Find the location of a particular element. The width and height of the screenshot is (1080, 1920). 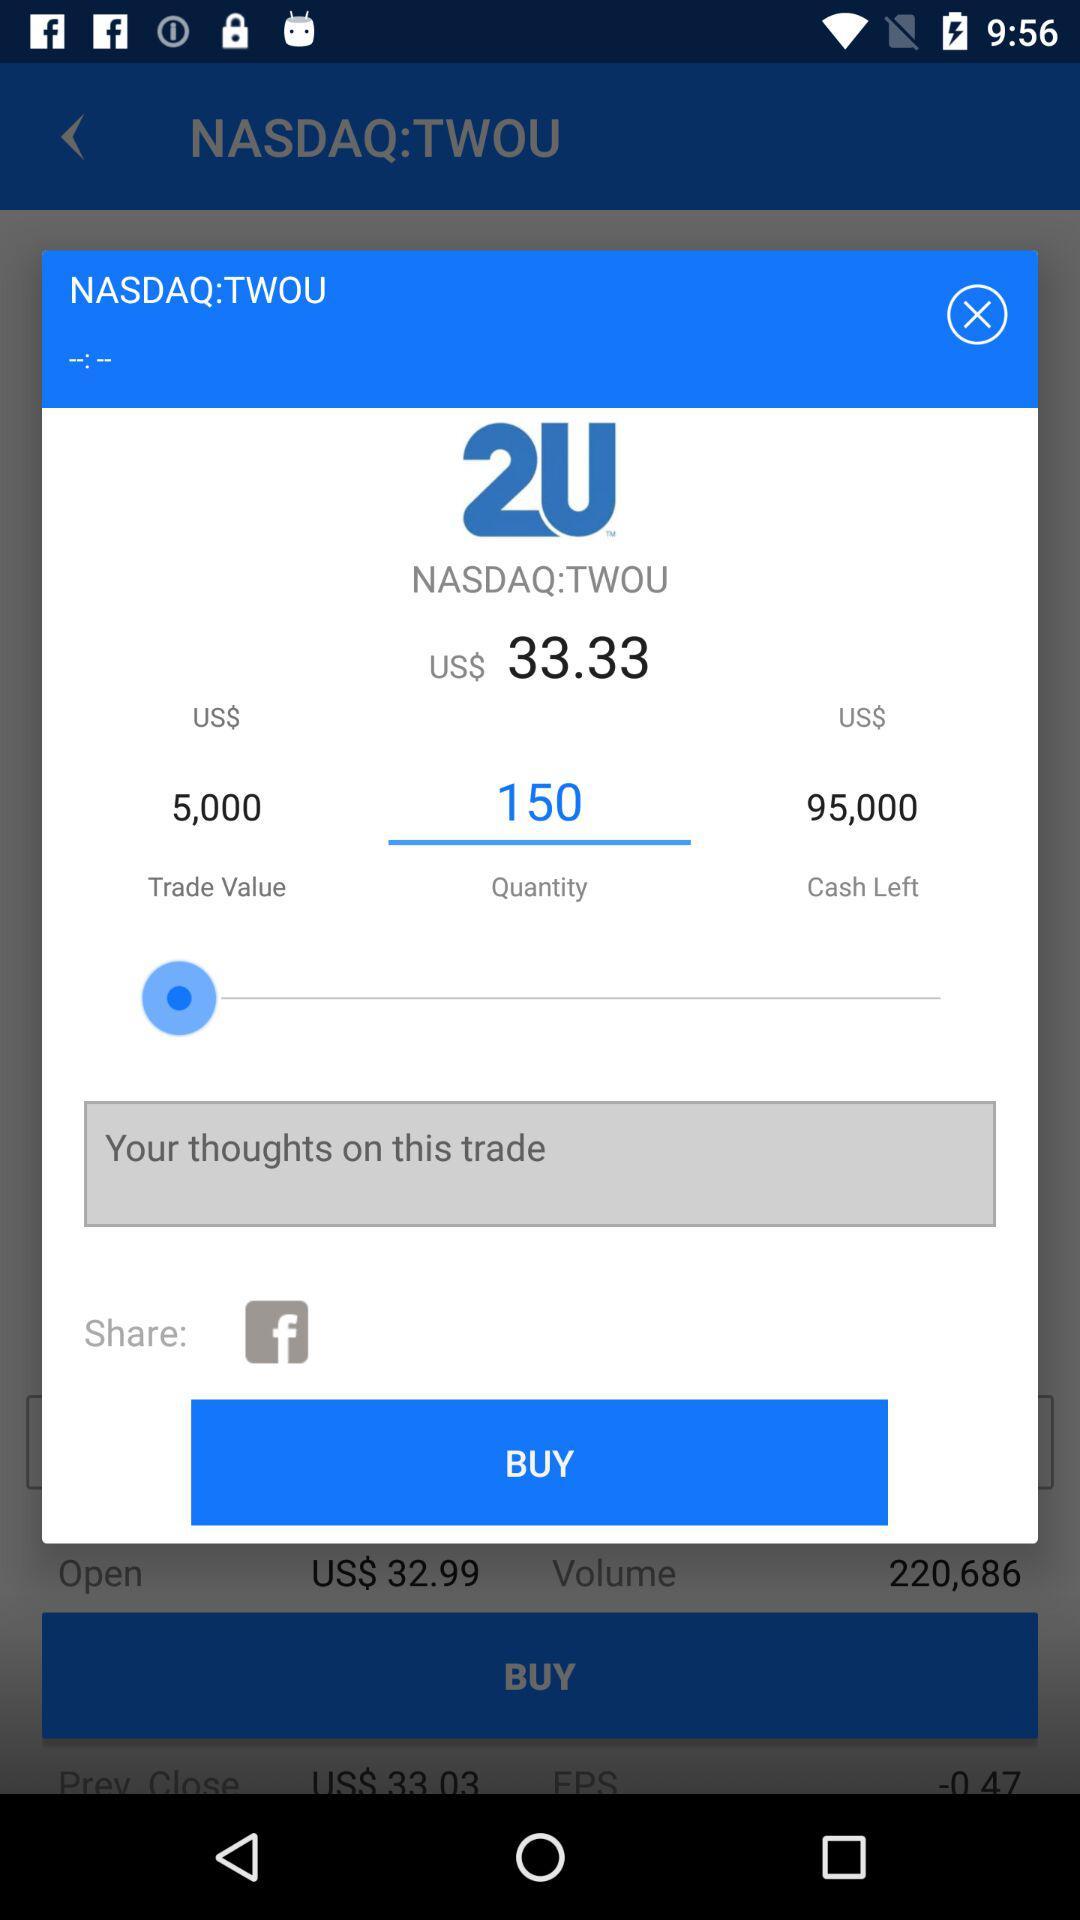

item at the top right corner is located at coordinates (974, 312).